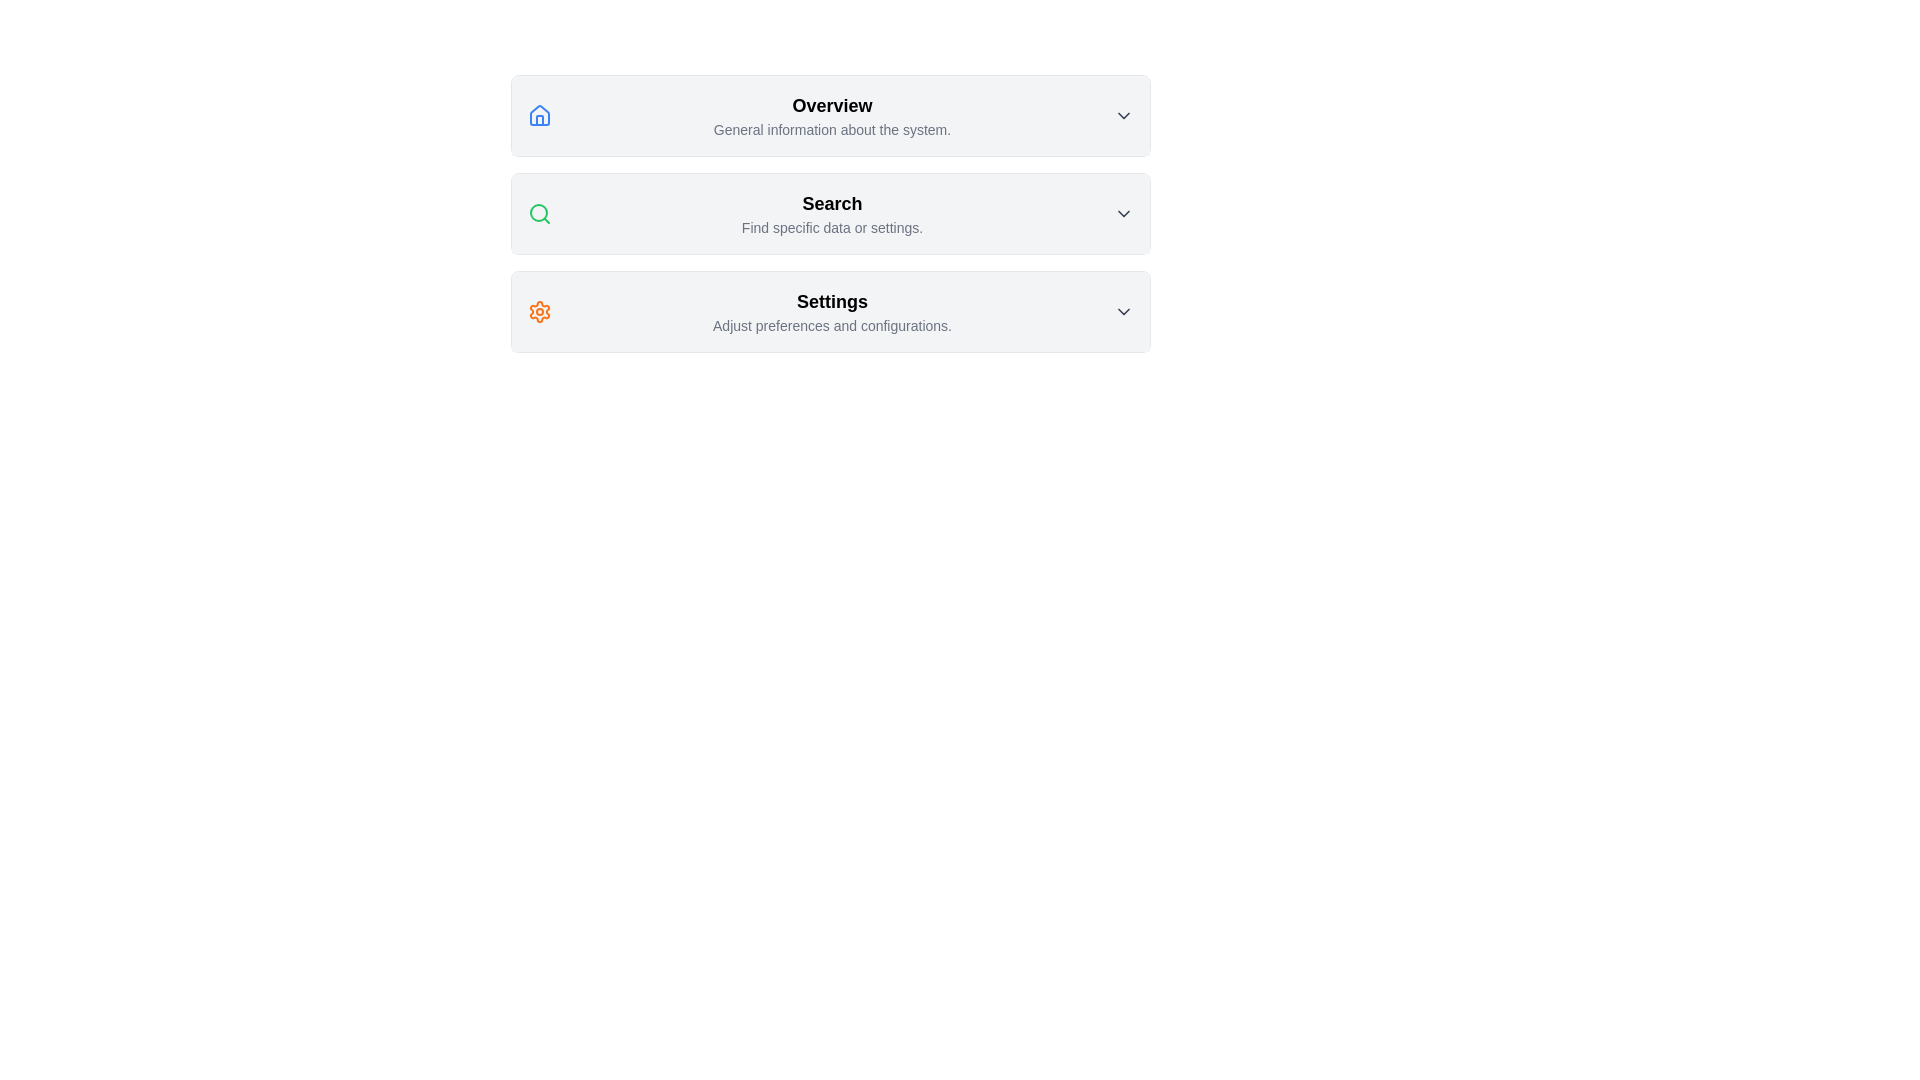  What do you see at coordinates (832, 204) in the screenshot?
I see `the header label that indicates the purpose of the section related to searching for specific data or settings, located in the second section of a list, positioned above the text 'Find specific data or settings.' and below the green magnifying glass icon` at bounding box center [832, 204].